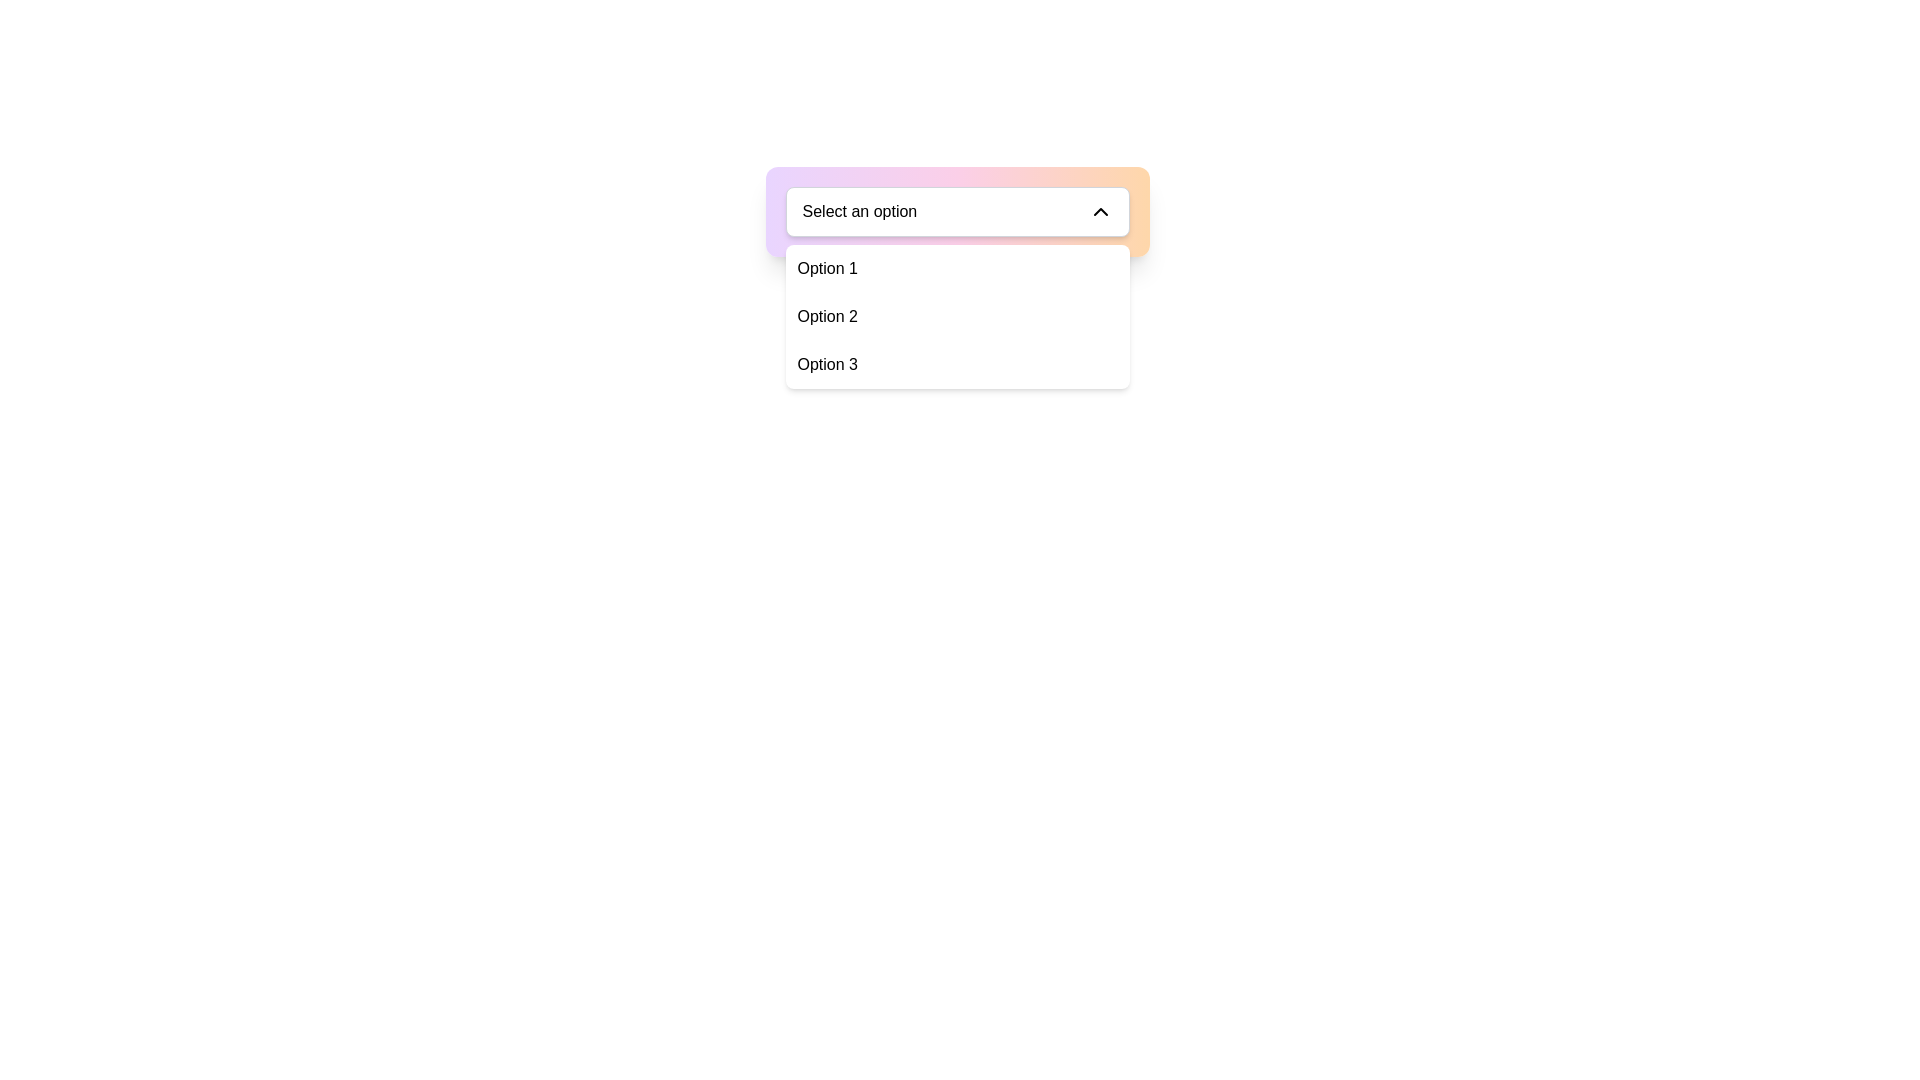 The image size is (1920, 1080). What do you see at coordinates (956, 365) in the screenshot?
I see `the dropdown menu item labeled 'Option 3'` at bounding box center [956, 365].